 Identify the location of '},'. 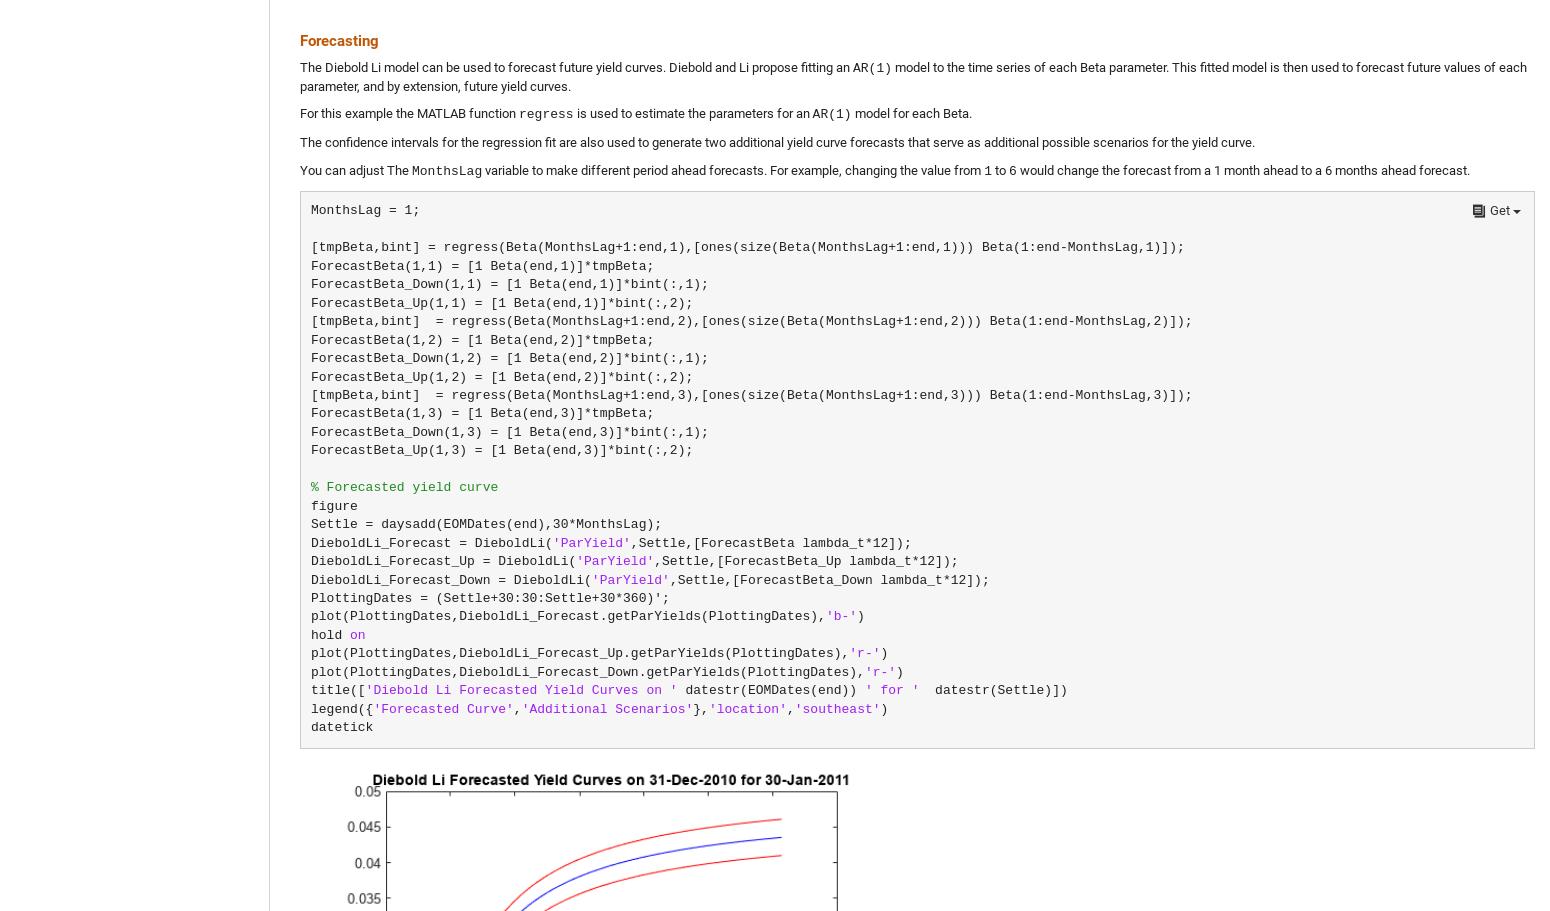
(700, 708).